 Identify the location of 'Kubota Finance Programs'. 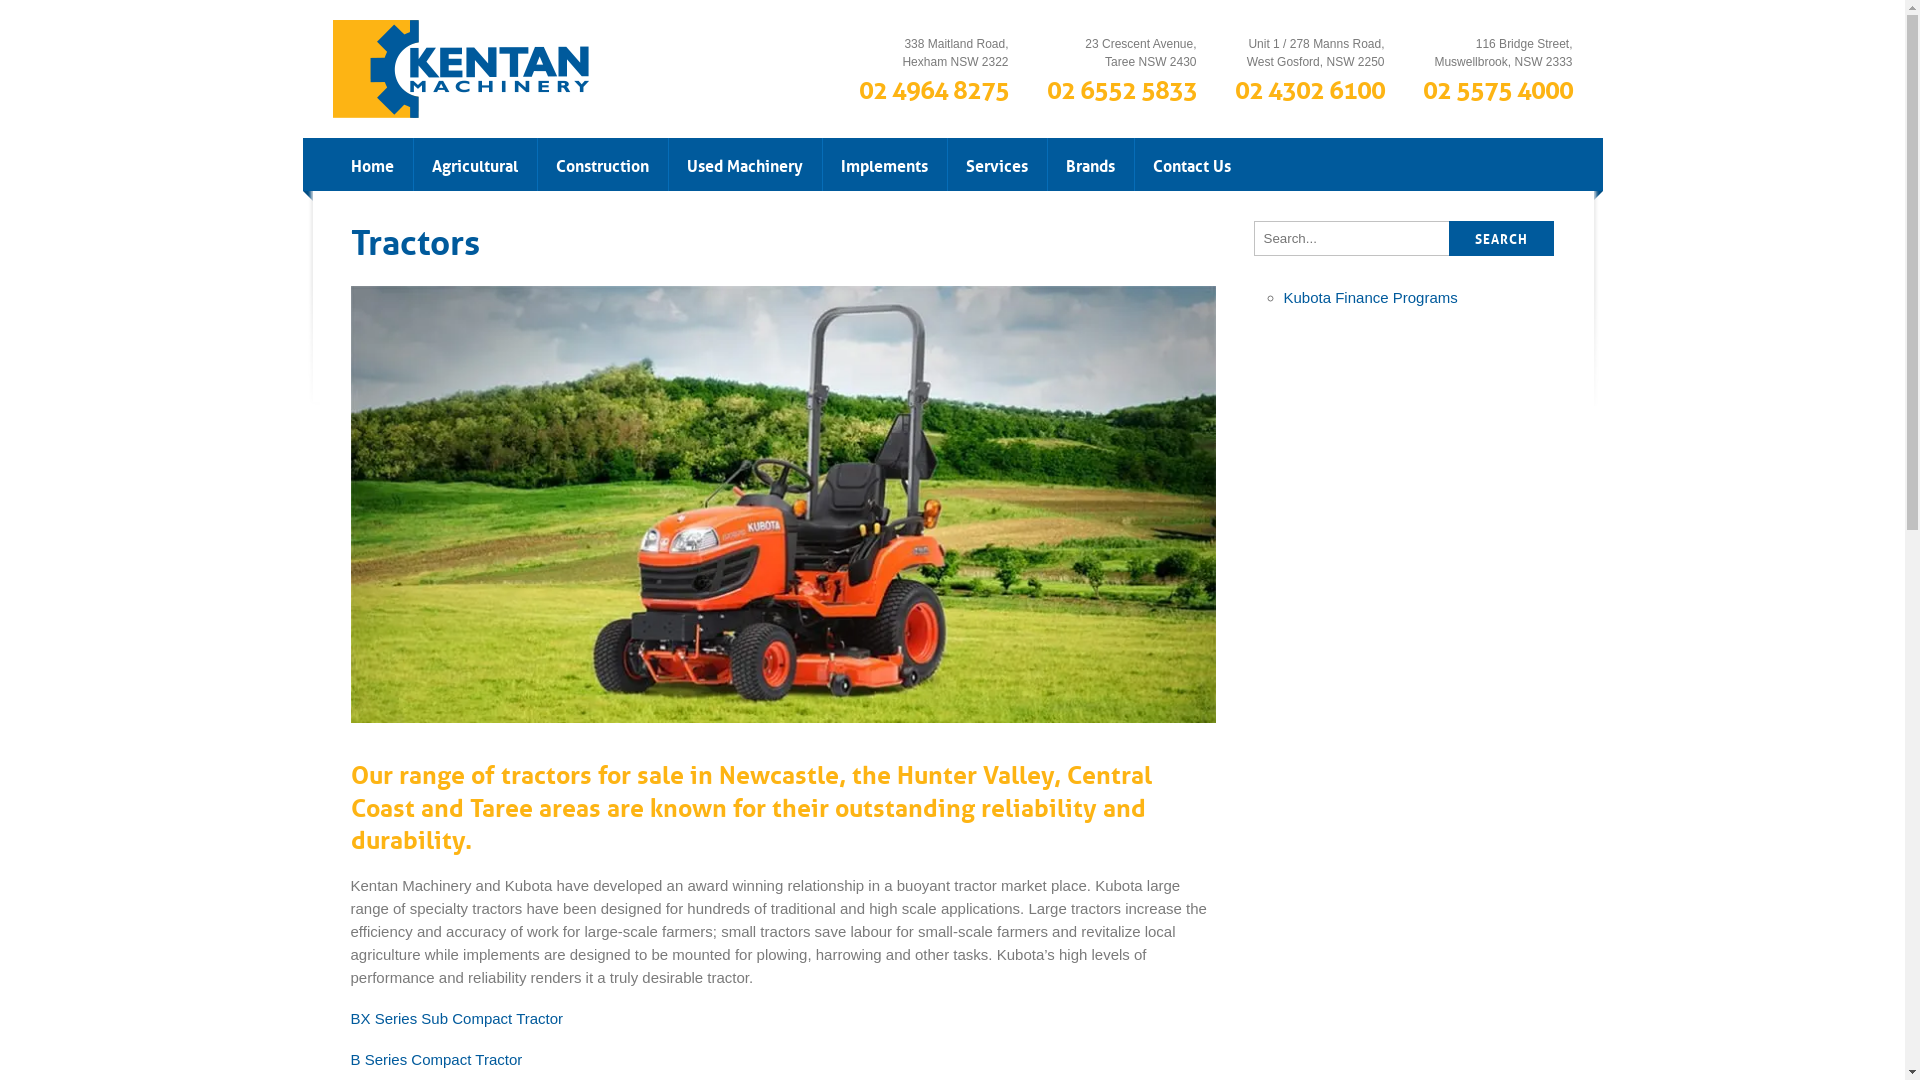
(1370, 297).